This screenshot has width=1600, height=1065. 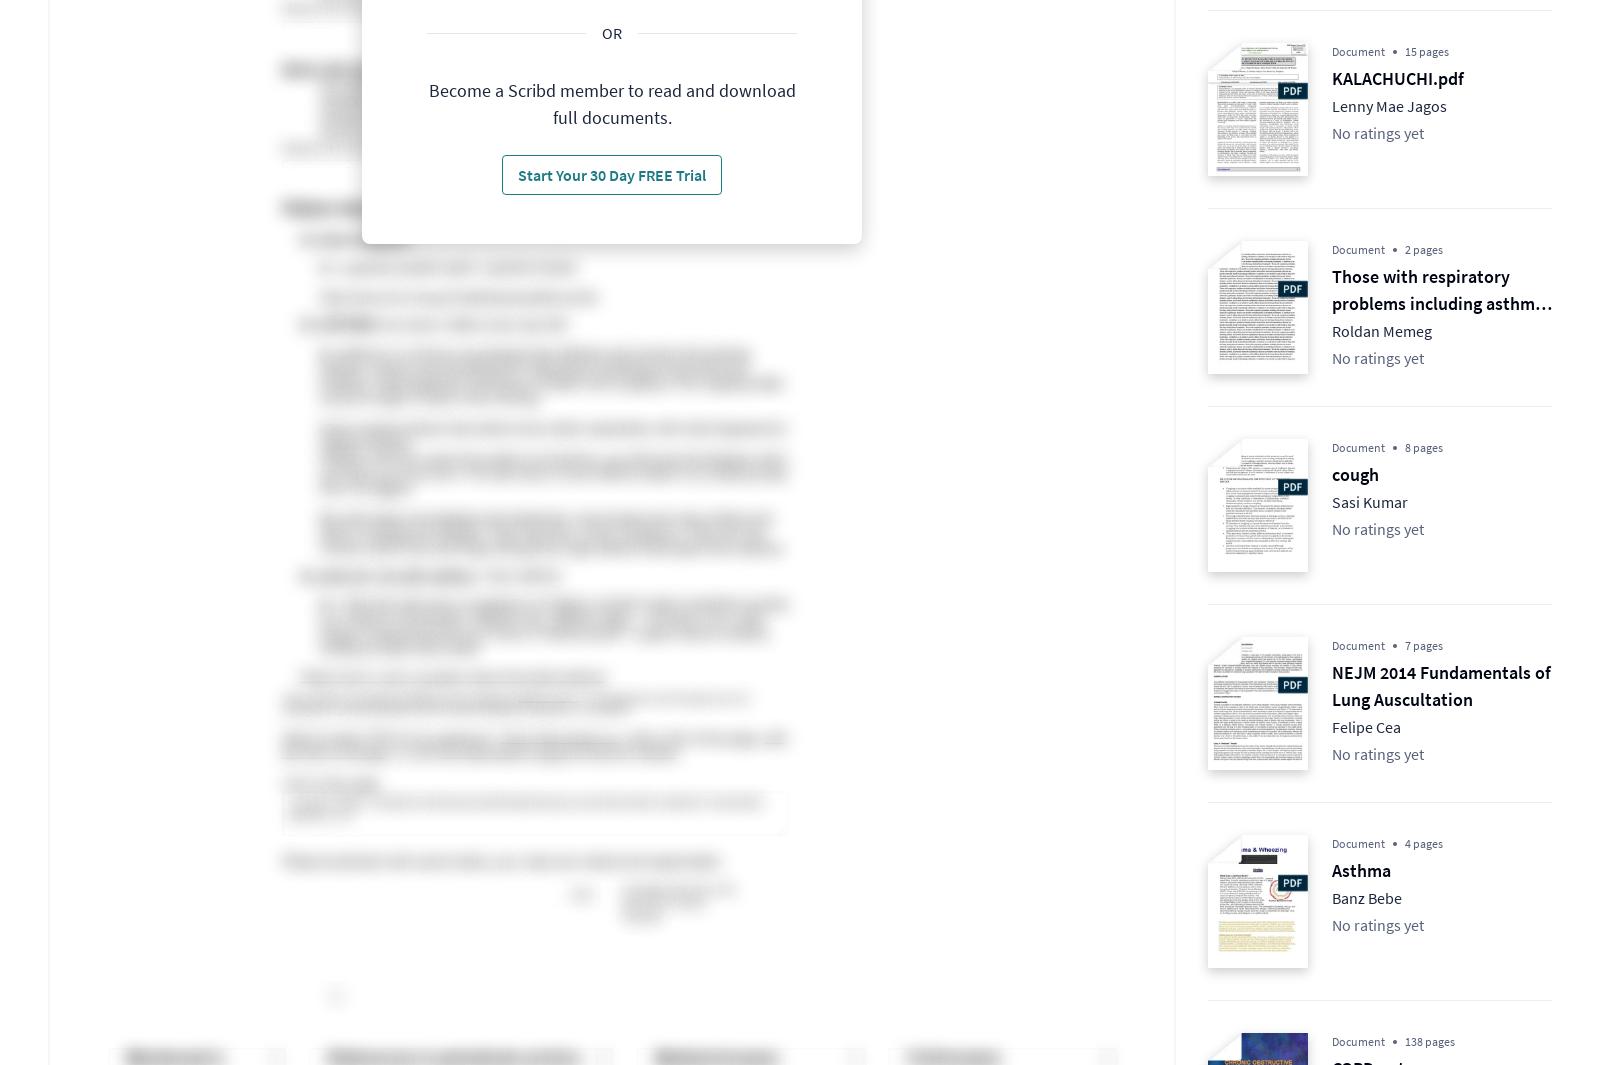 What do you see at coordinates (1430, 1041) in the screenshot?
I see `'138 pages'` at bounding box center [1430, 1041].